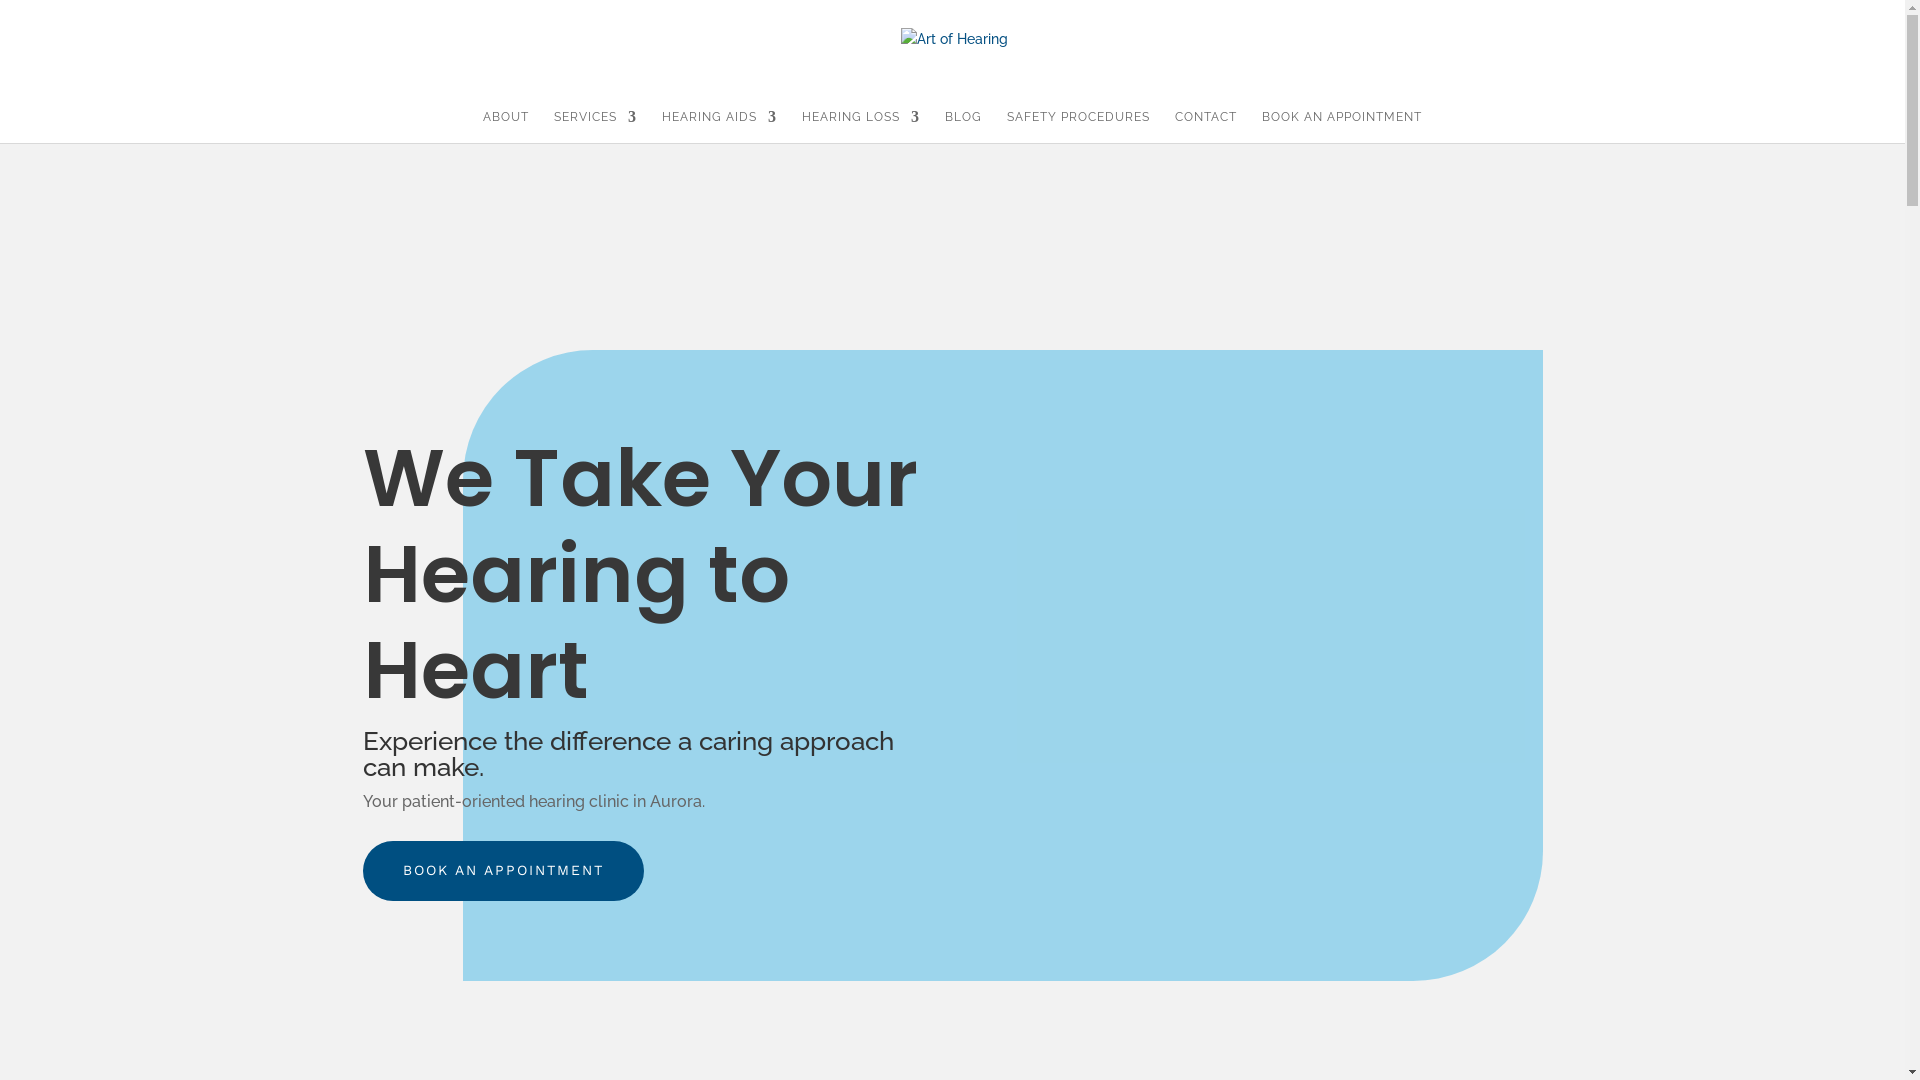  What do you see at coordinates (1077, 126) in the screenshot?
I see `'SAFETY PROCEDURES'` at bounding box center [1077, 126].